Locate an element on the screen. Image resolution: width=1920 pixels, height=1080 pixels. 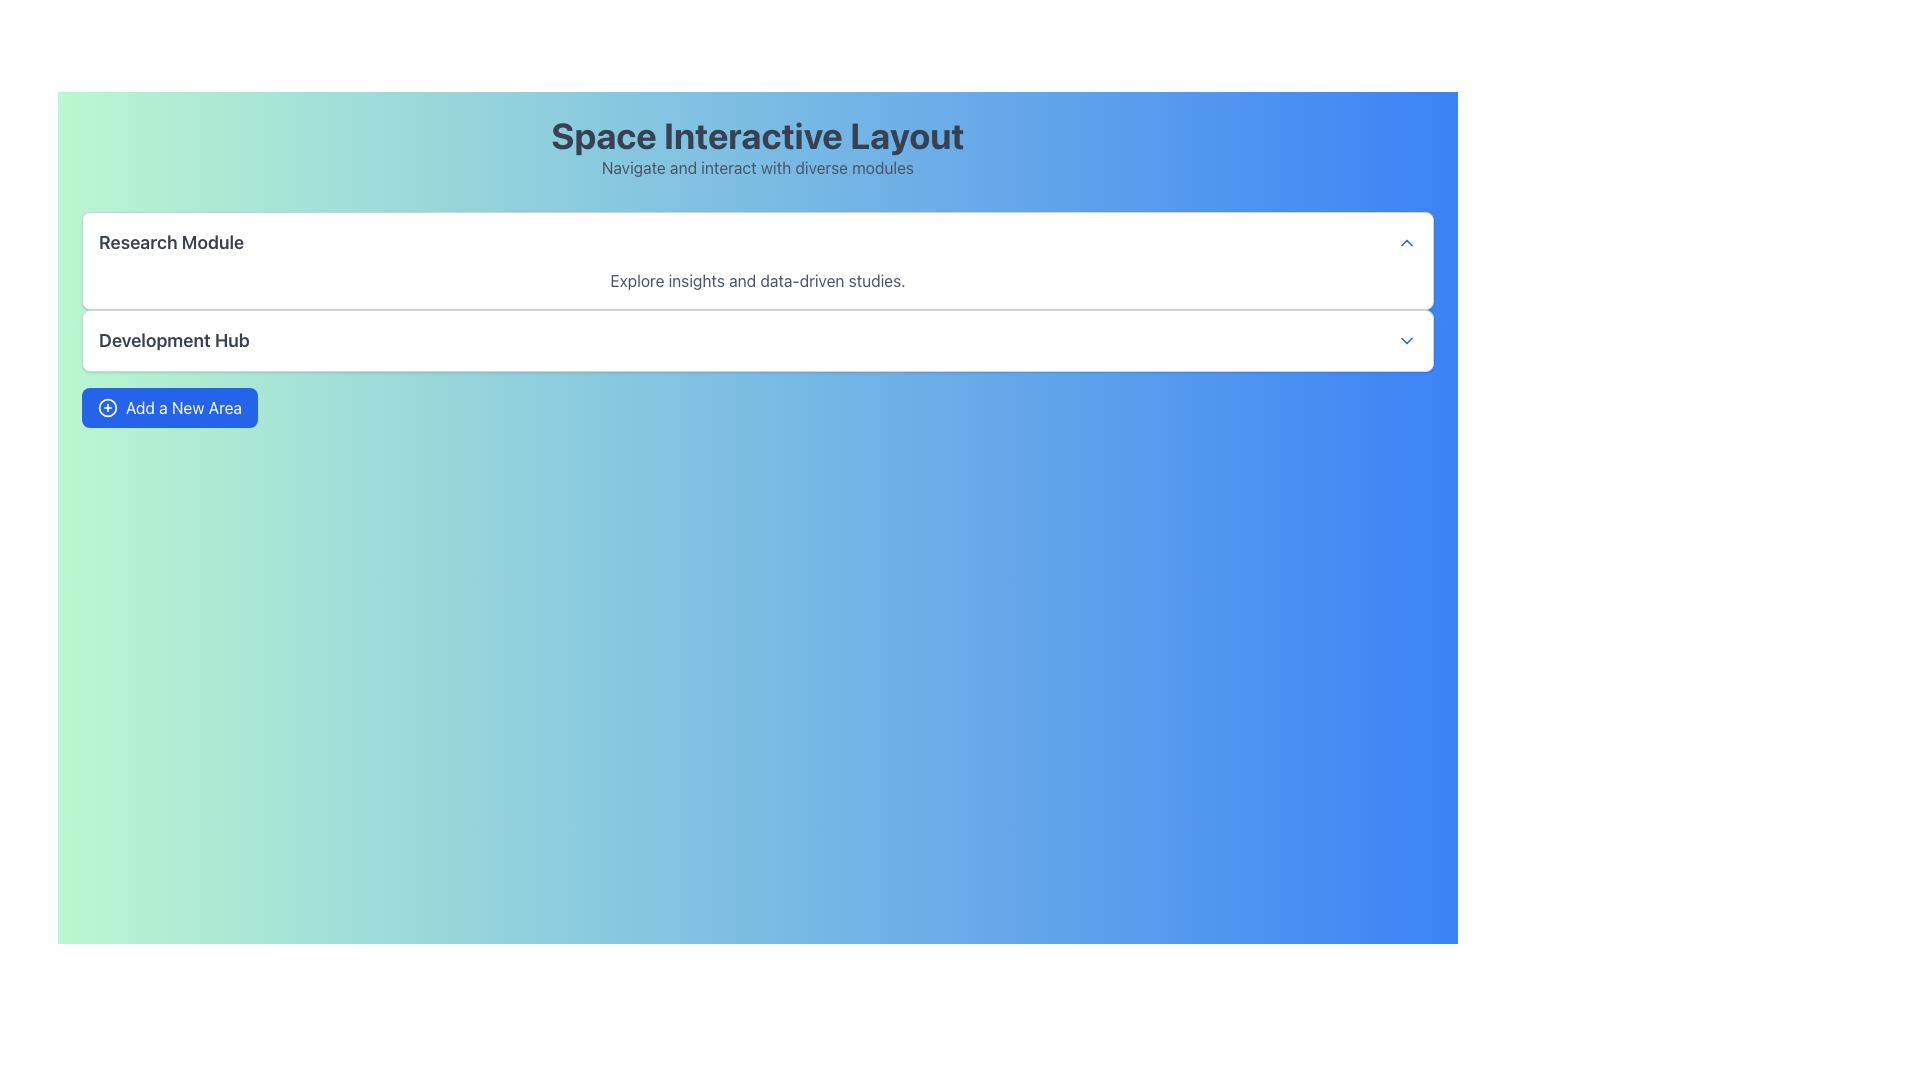
the downward-facing chevron icon button located on the far-right side of the 'Development Hub' header is located at coordinates (1405, 339).